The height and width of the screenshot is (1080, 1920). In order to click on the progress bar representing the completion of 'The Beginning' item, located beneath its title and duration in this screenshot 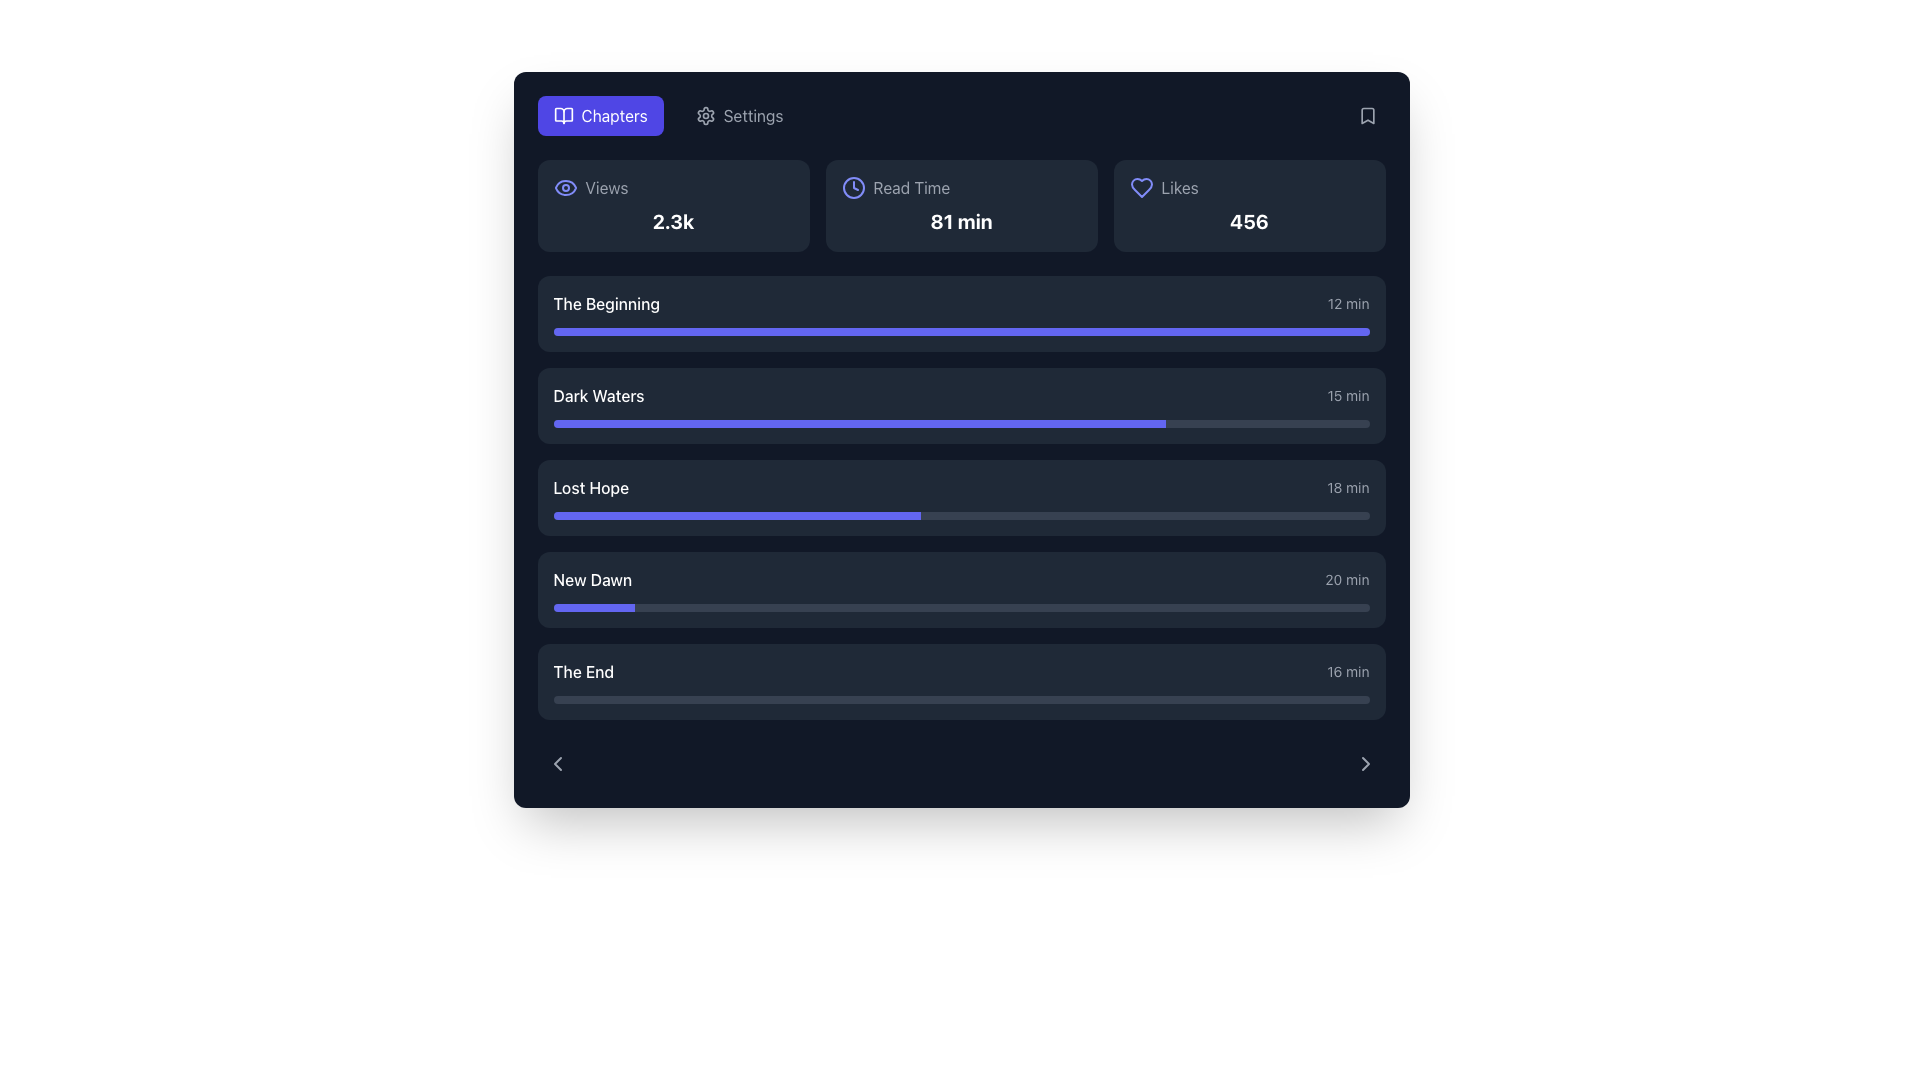, I will do `click(961, 330)`.